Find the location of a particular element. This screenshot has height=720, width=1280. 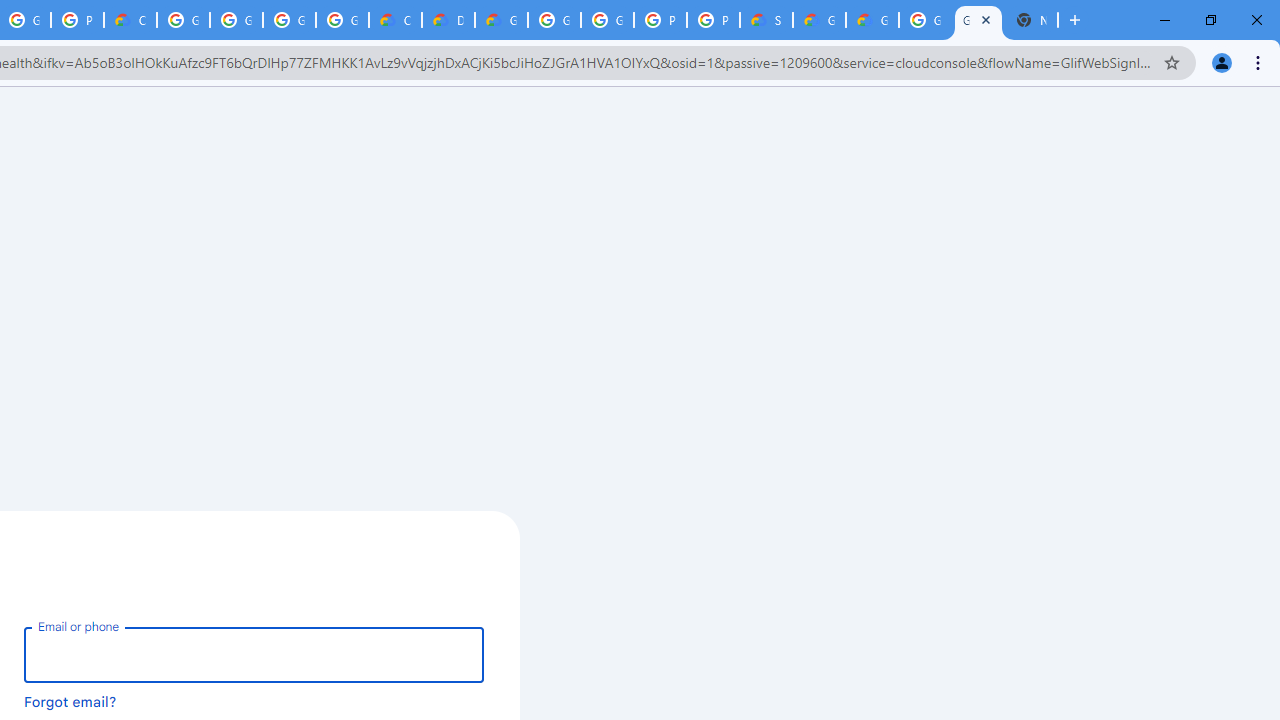

'Support Hub | Google Cloud' is located at coordinates (765, 20).